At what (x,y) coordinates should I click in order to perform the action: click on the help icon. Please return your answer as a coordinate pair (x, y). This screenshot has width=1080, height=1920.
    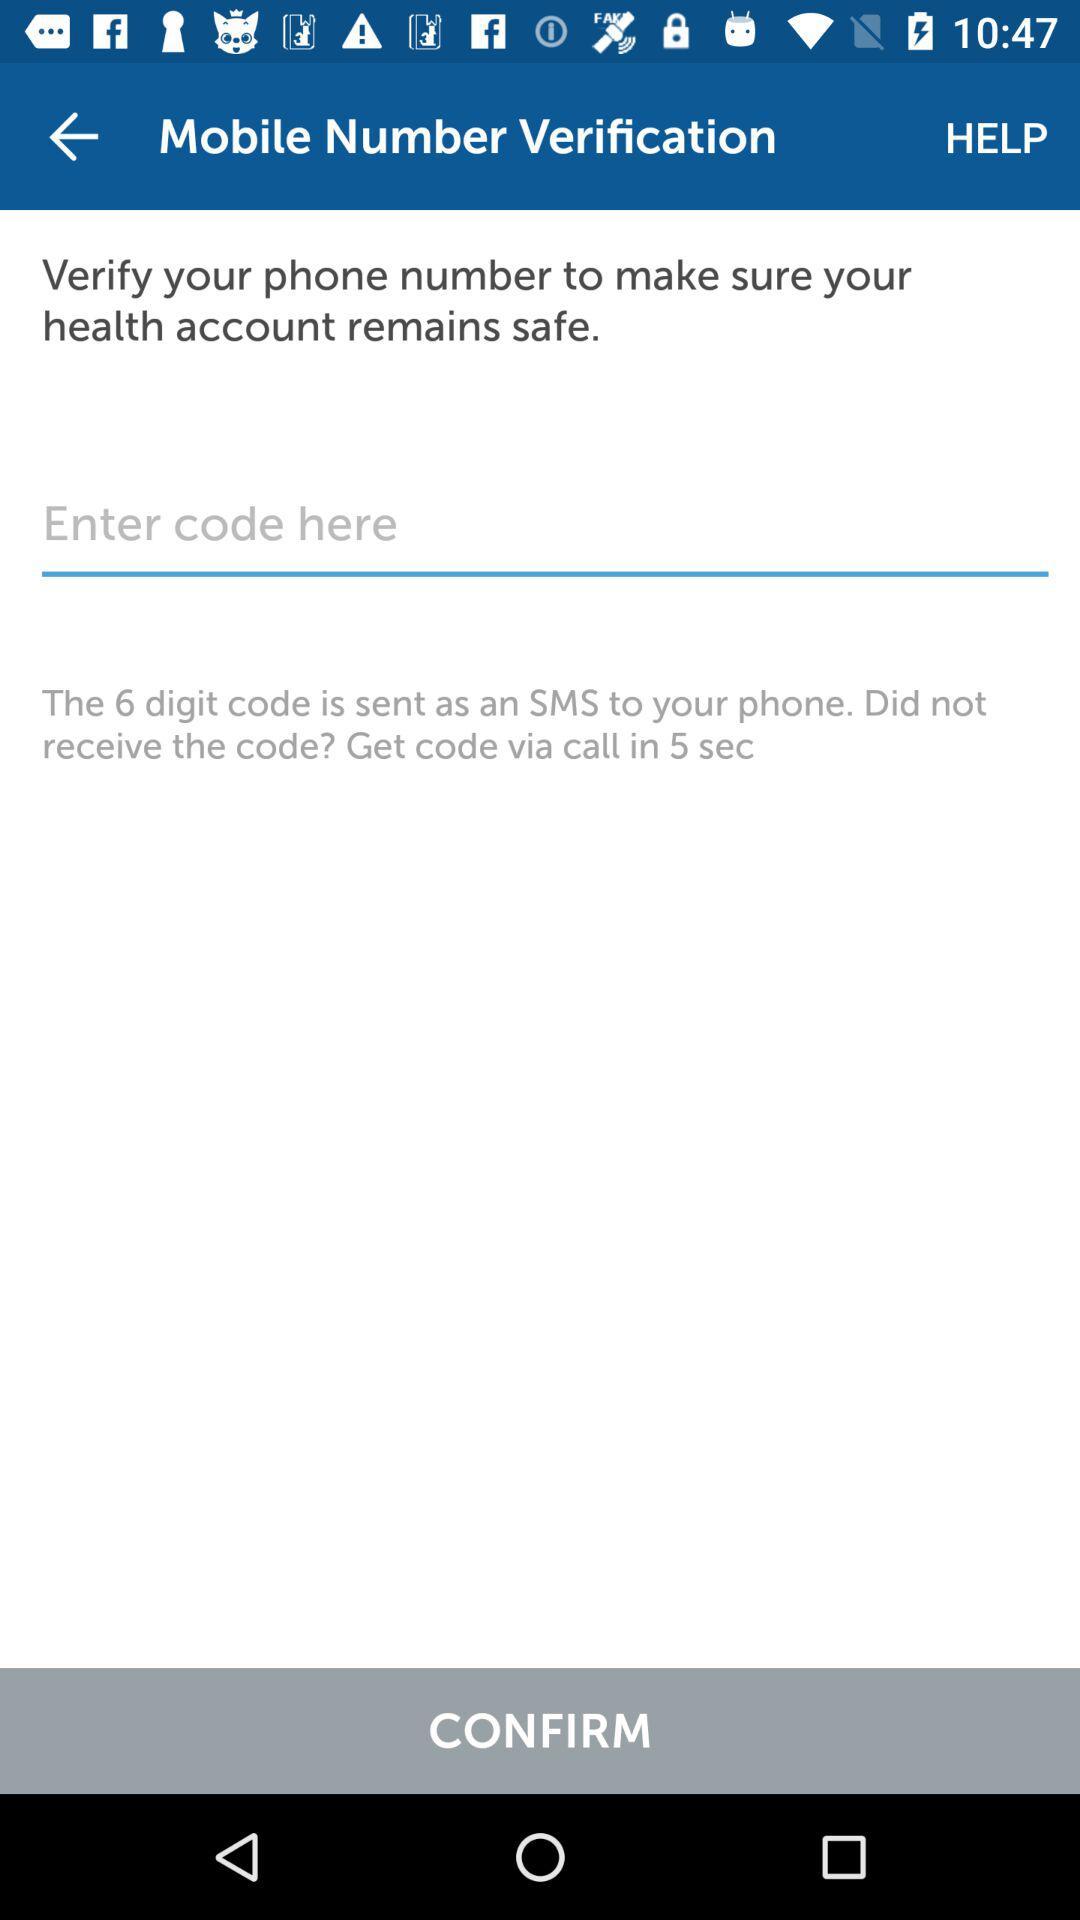
    Looking at the image, I should click on (996, 135).